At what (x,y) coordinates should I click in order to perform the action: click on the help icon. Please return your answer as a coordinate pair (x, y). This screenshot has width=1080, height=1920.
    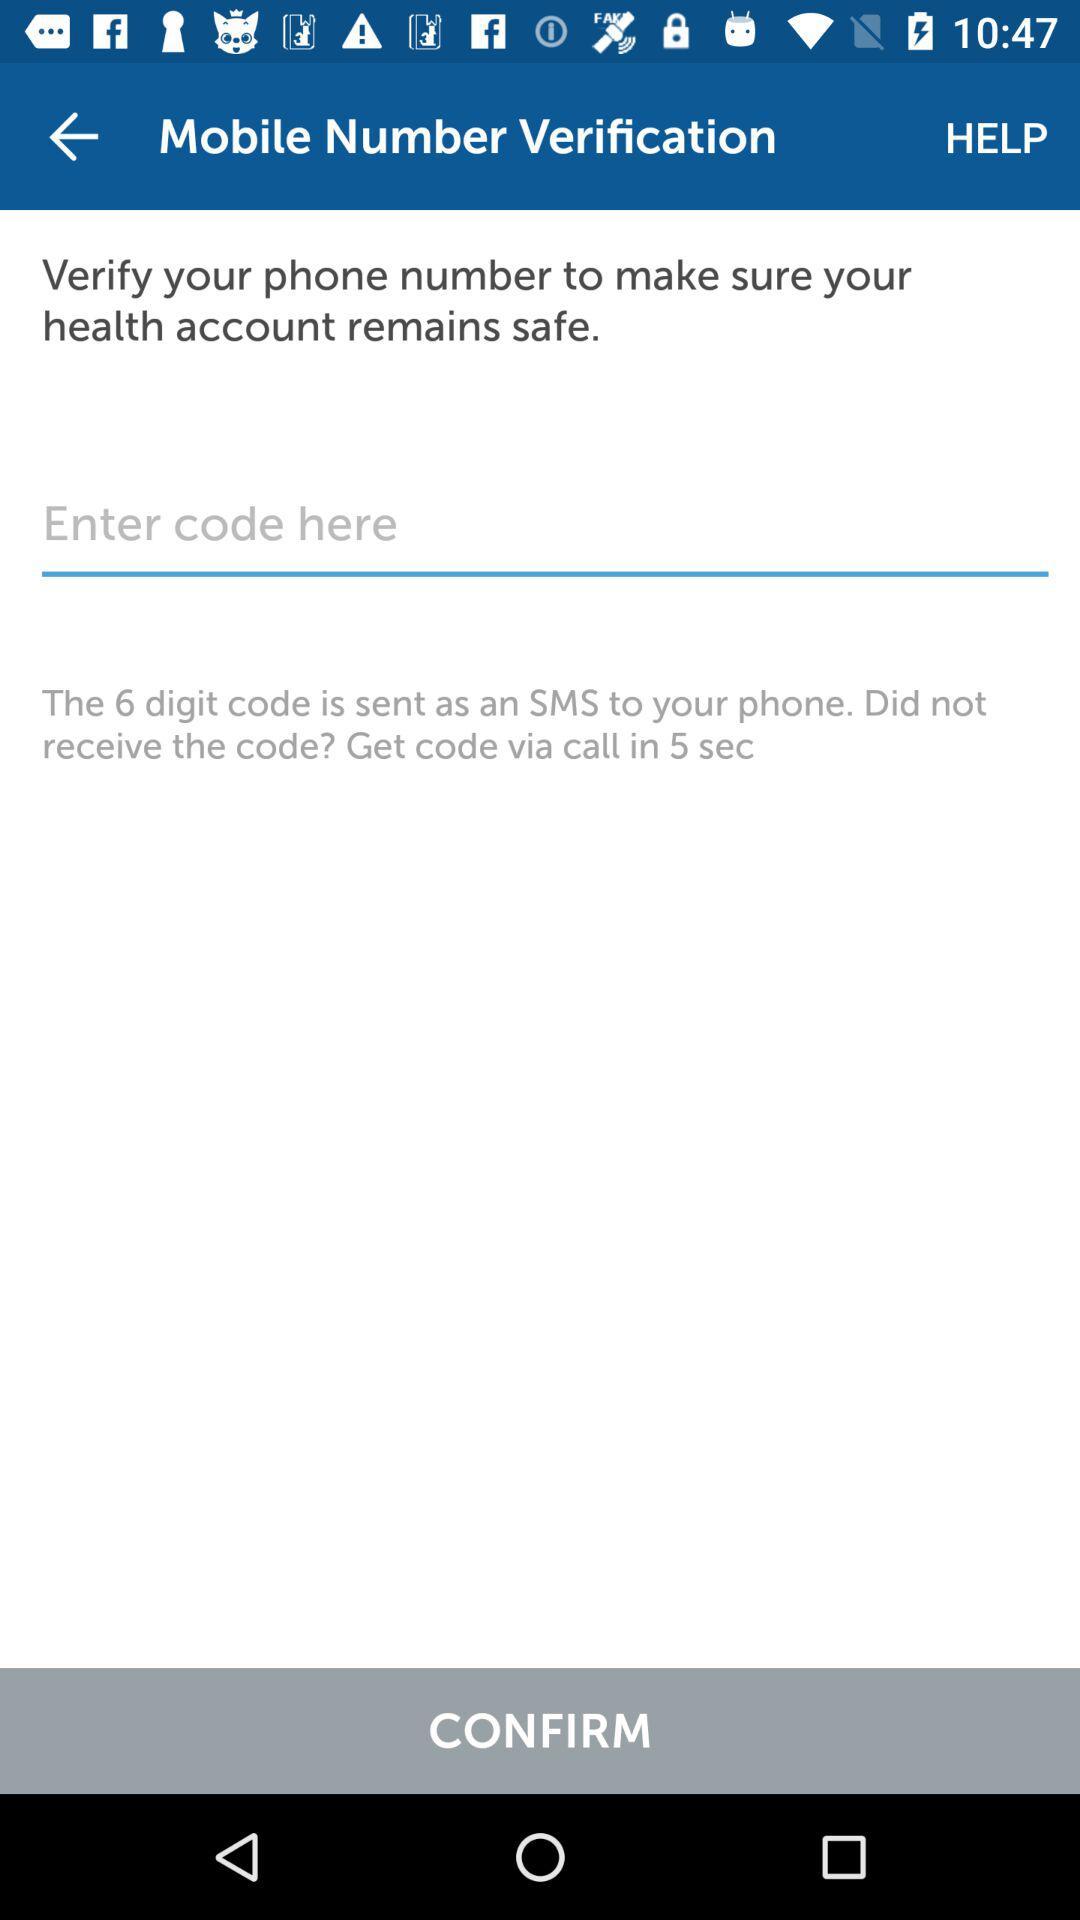
    Looking at the image, I should click on (996, 135).